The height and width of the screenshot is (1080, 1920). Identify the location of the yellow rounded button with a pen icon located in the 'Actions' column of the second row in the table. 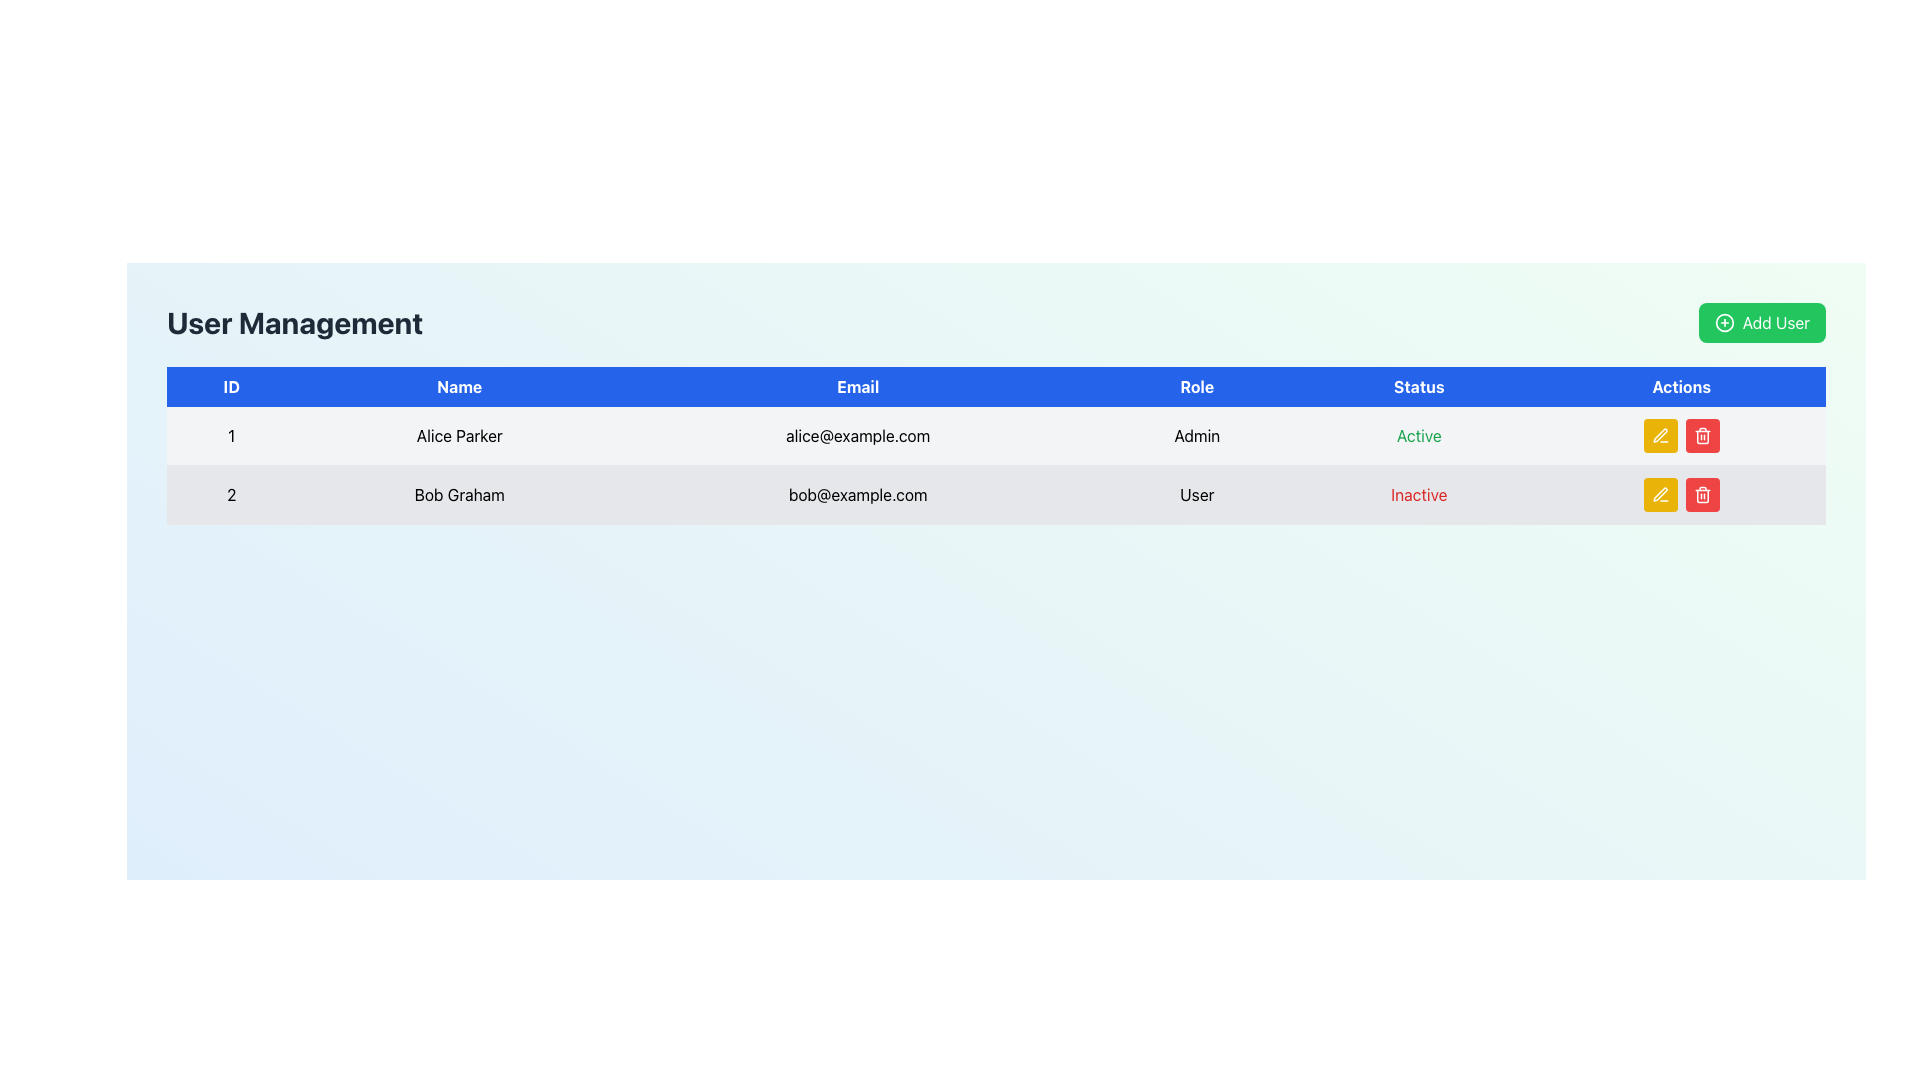
(1660, 434).